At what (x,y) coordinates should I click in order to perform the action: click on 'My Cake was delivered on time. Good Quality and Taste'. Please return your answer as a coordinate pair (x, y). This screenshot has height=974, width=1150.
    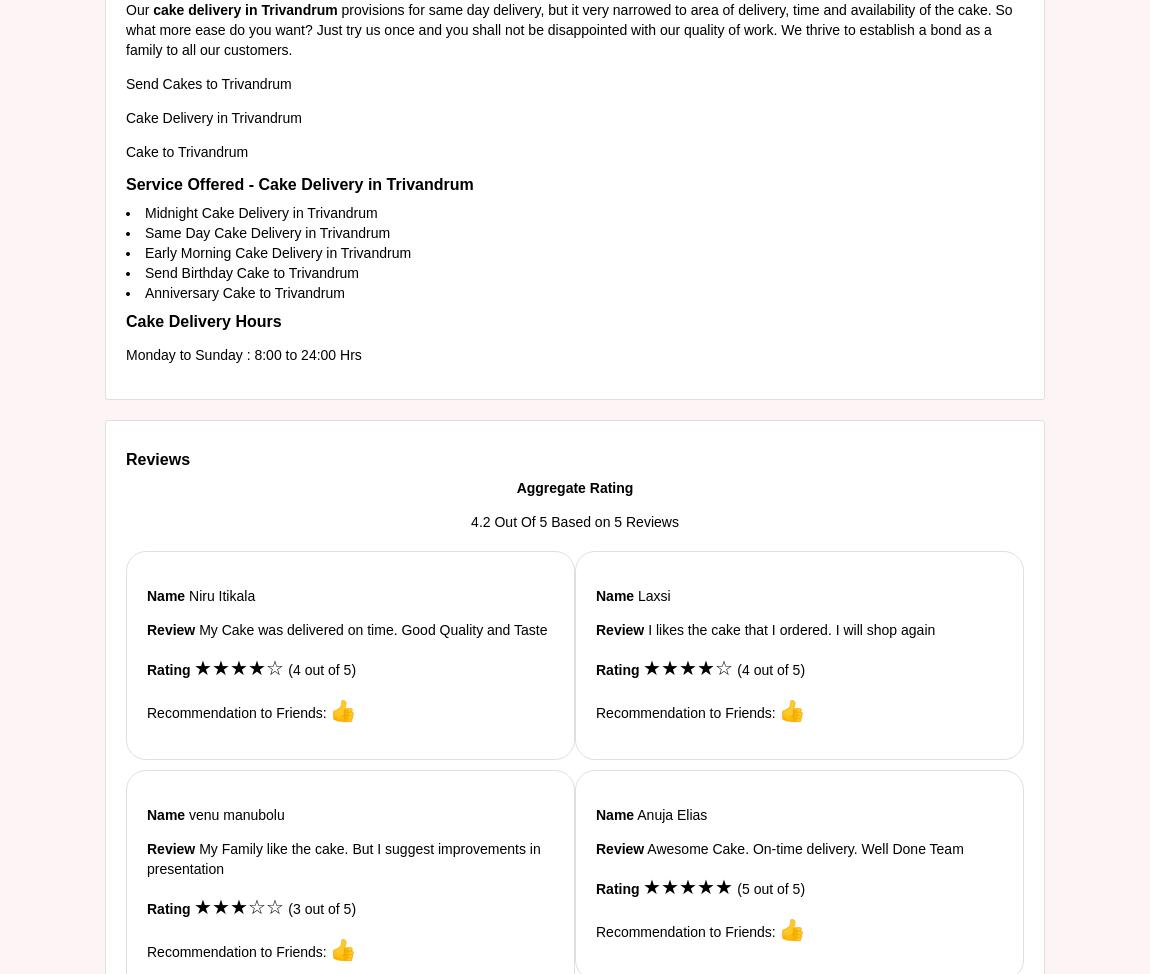
    Looking at the image, I should click on (370, 628).